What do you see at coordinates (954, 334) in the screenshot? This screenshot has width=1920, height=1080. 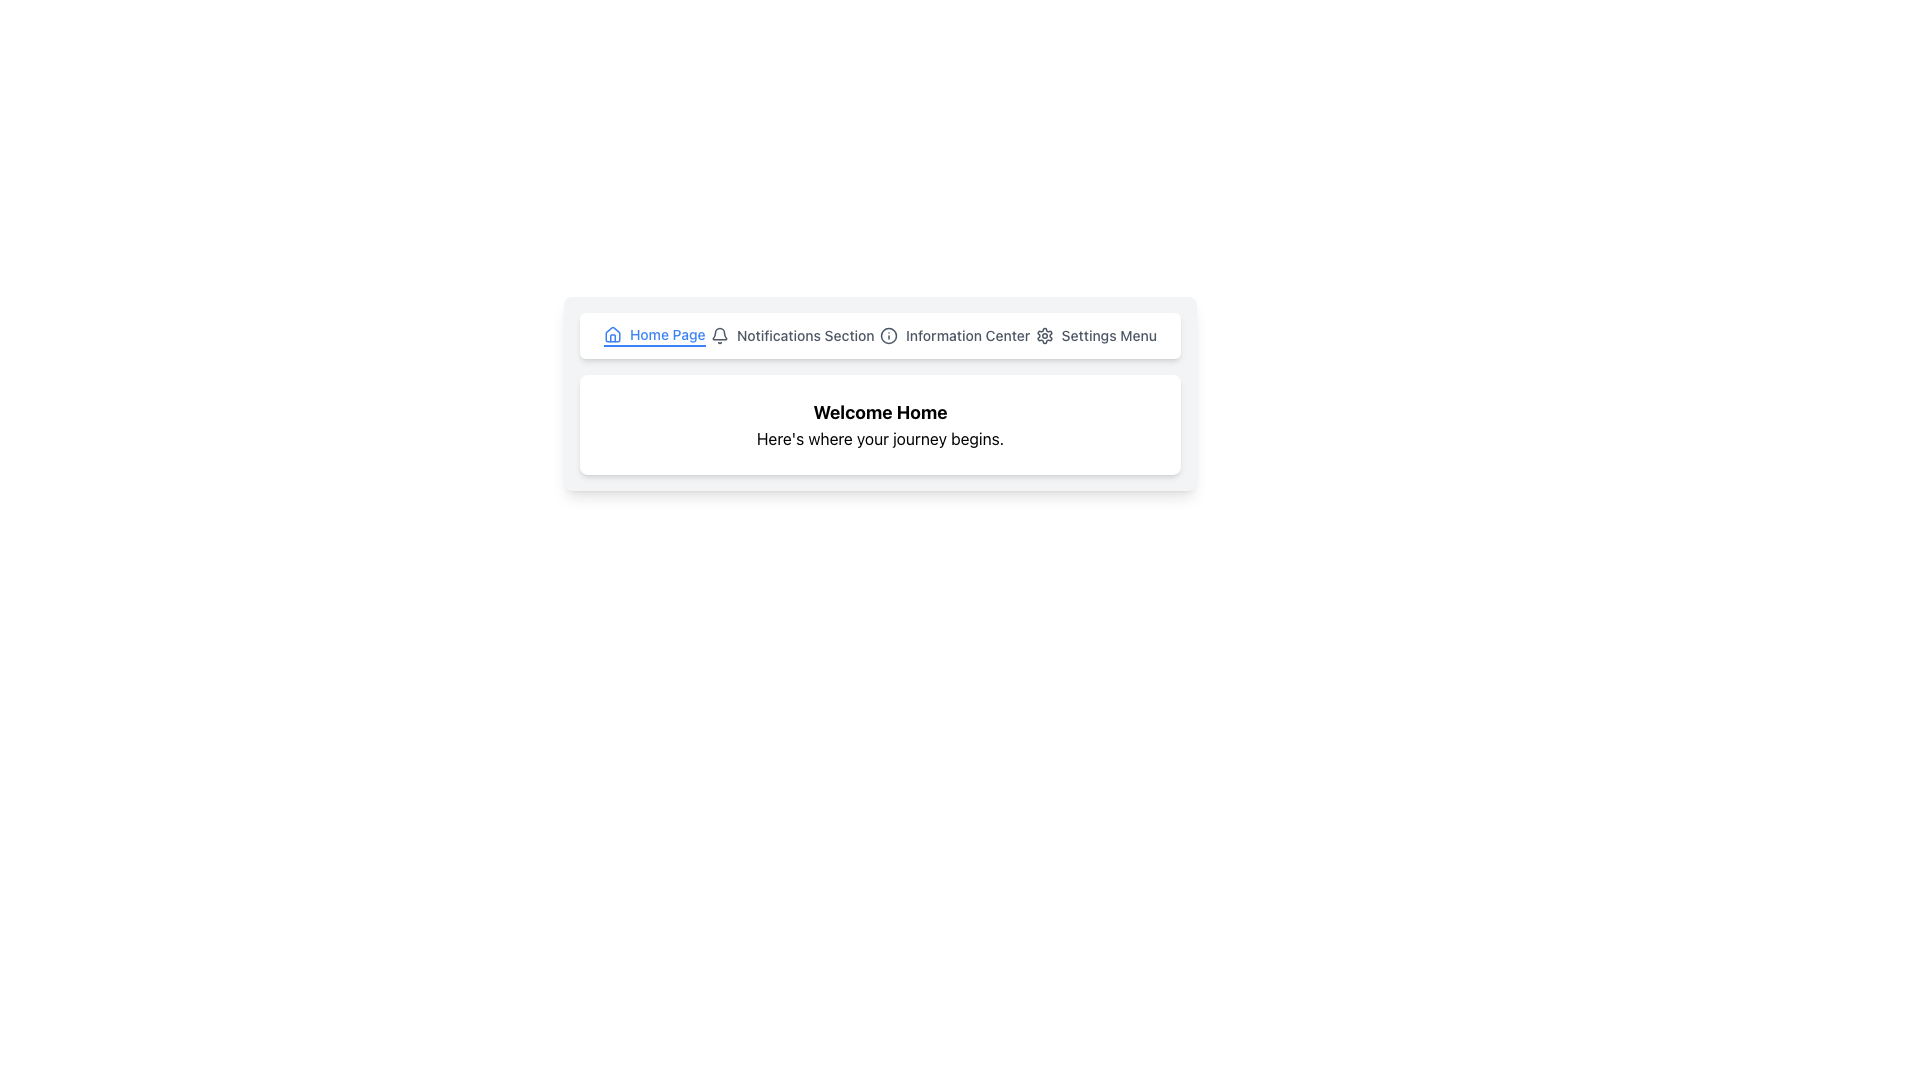 I see `the 'Information Center' button in the navigation menu` at bounding box center [954, 334].